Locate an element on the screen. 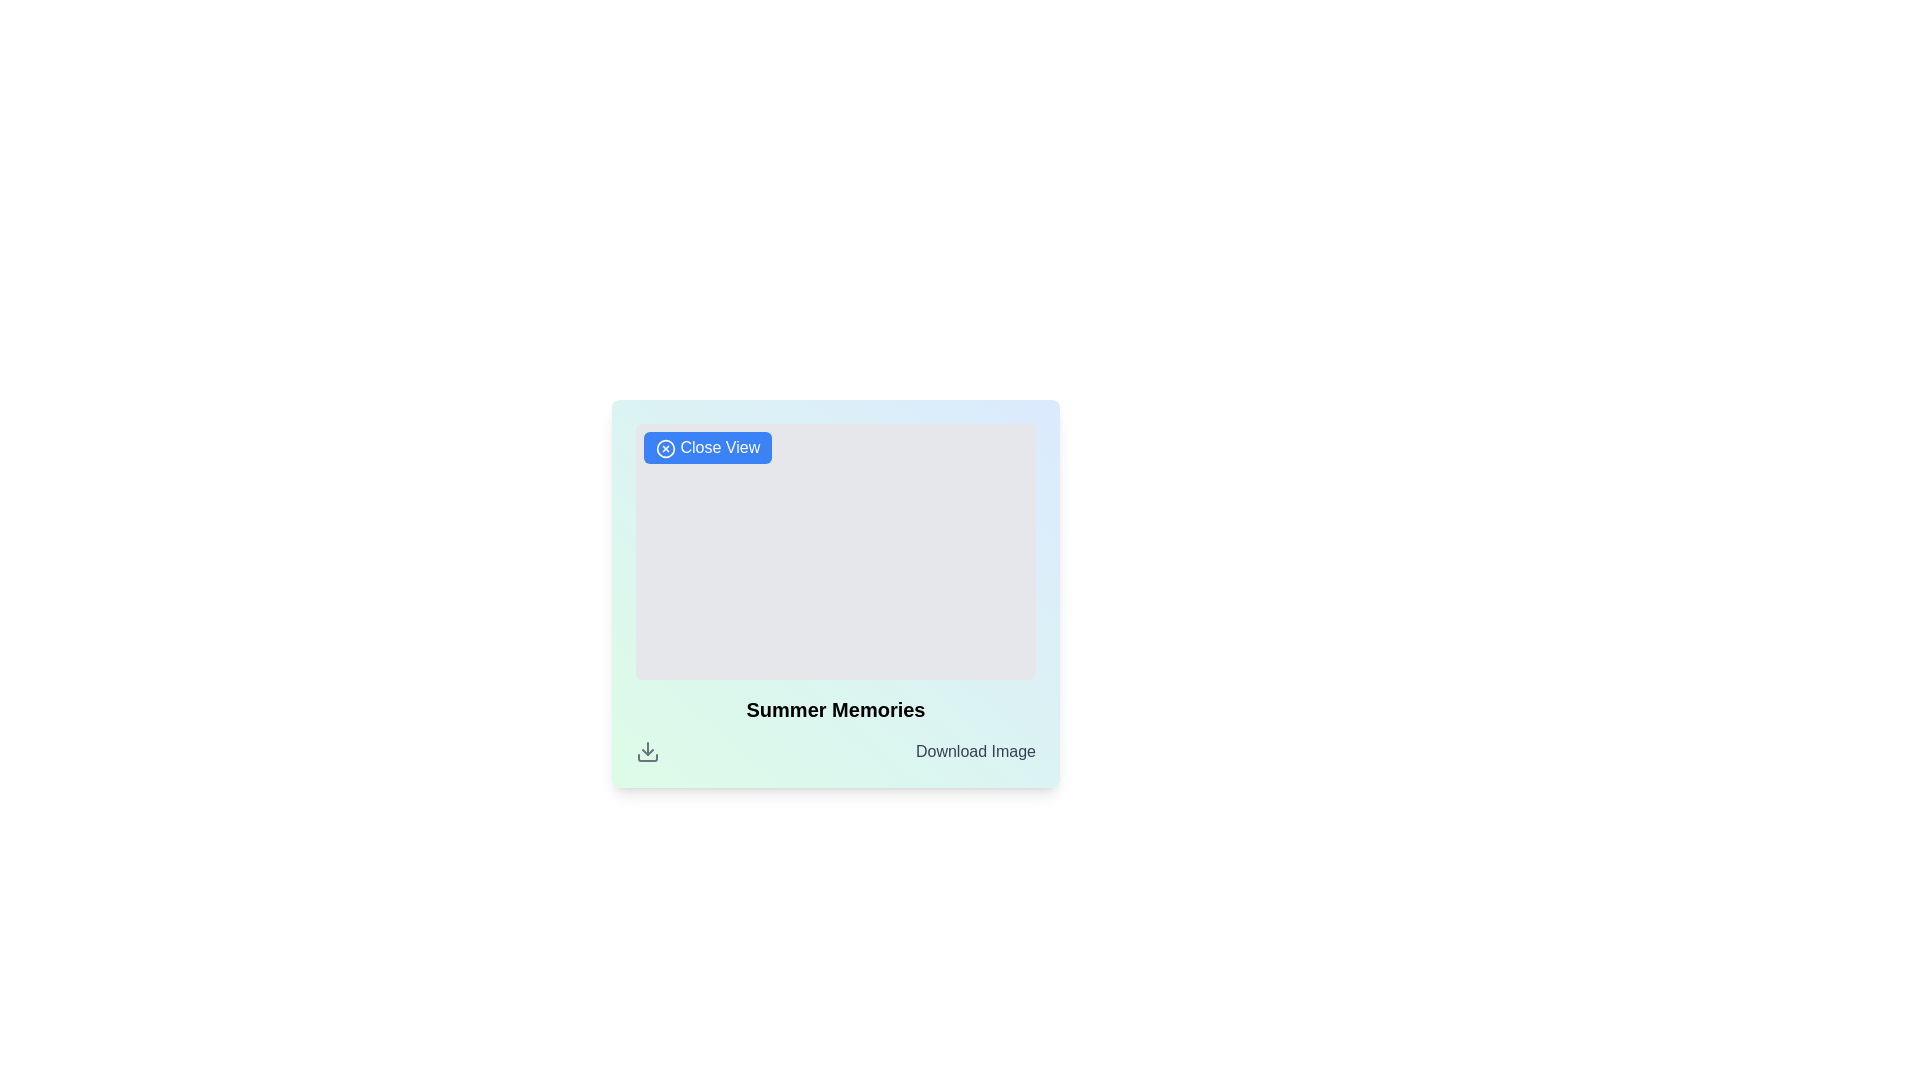 The height and width of the screenshot is (1080, 1920). 'Download Image' text label located at the bottom-right corner of the card UI section, which is displayed in gray color is located at coordinates (975, 752).